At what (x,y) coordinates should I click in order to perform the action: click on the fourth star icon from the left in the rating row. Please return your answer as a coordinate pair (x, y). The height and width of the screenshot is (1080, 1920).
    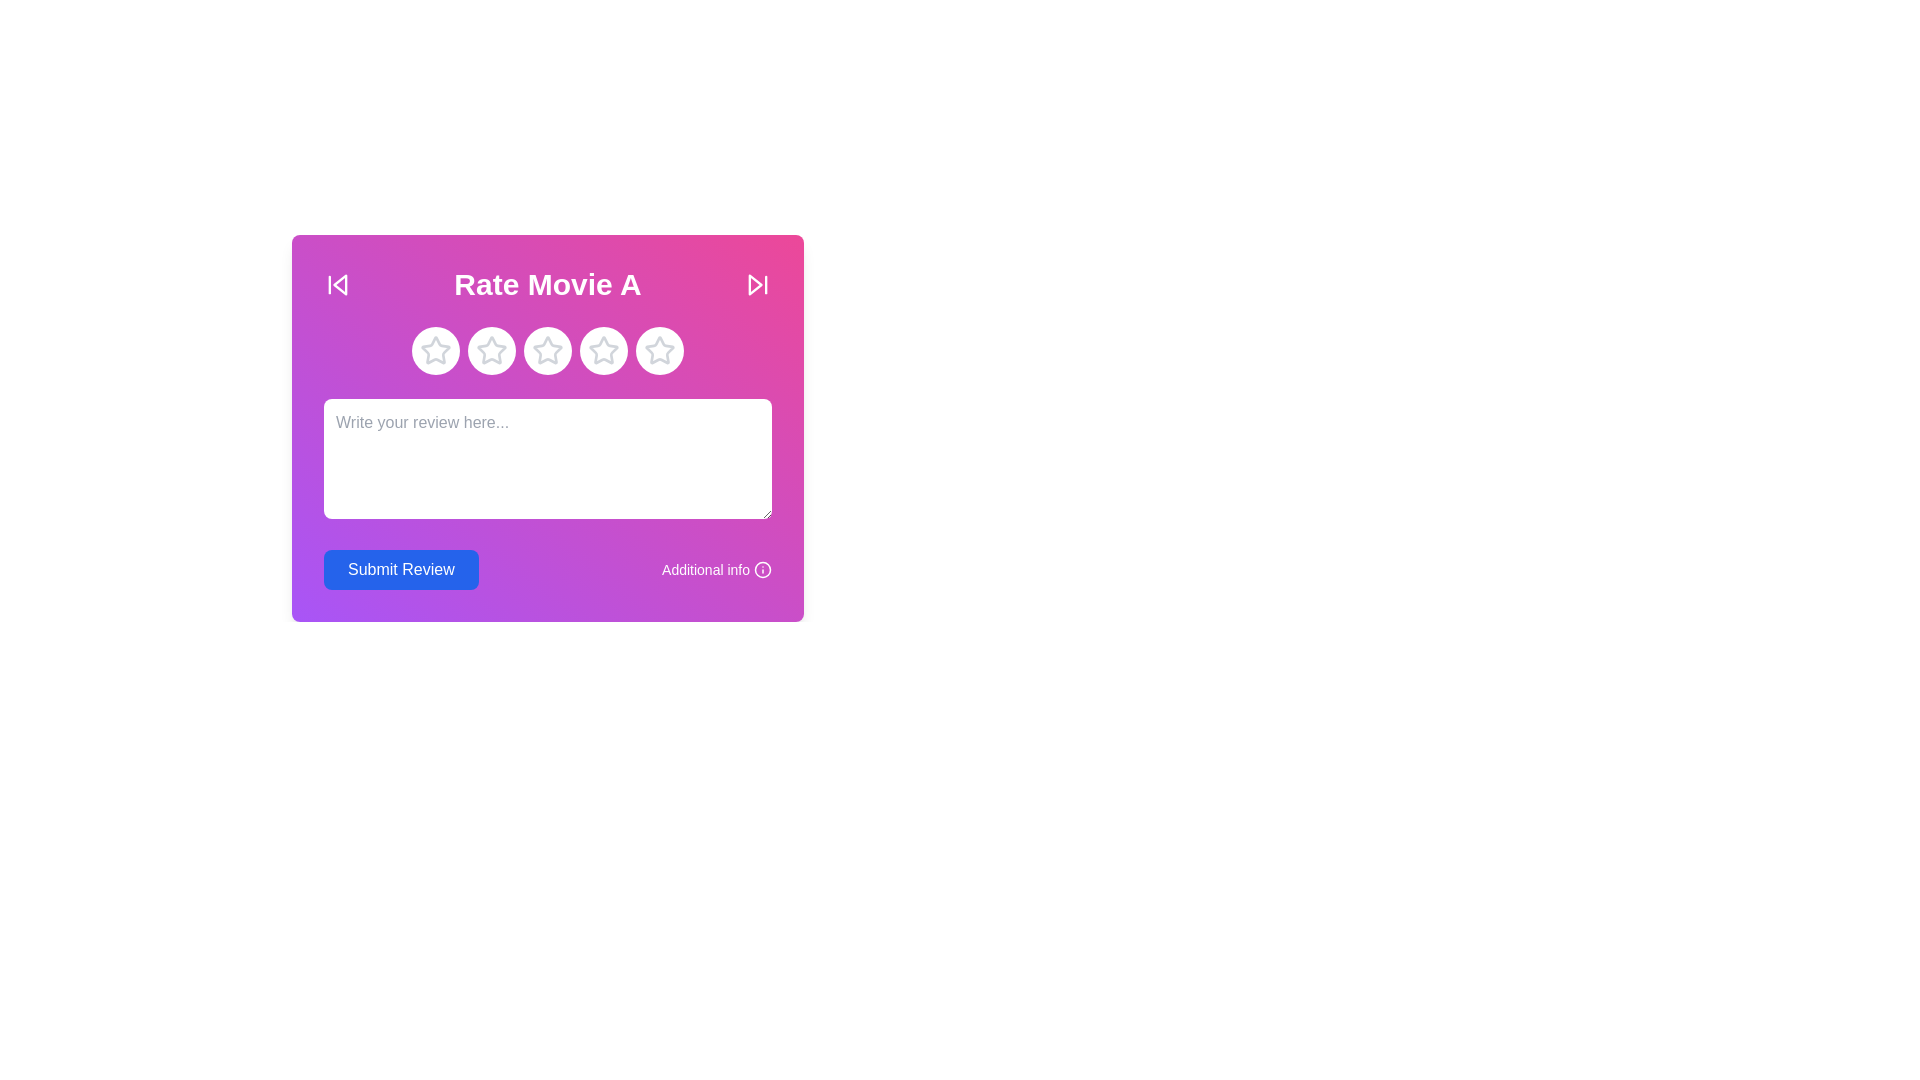
    Looking at the image, I should click on (603, 350).